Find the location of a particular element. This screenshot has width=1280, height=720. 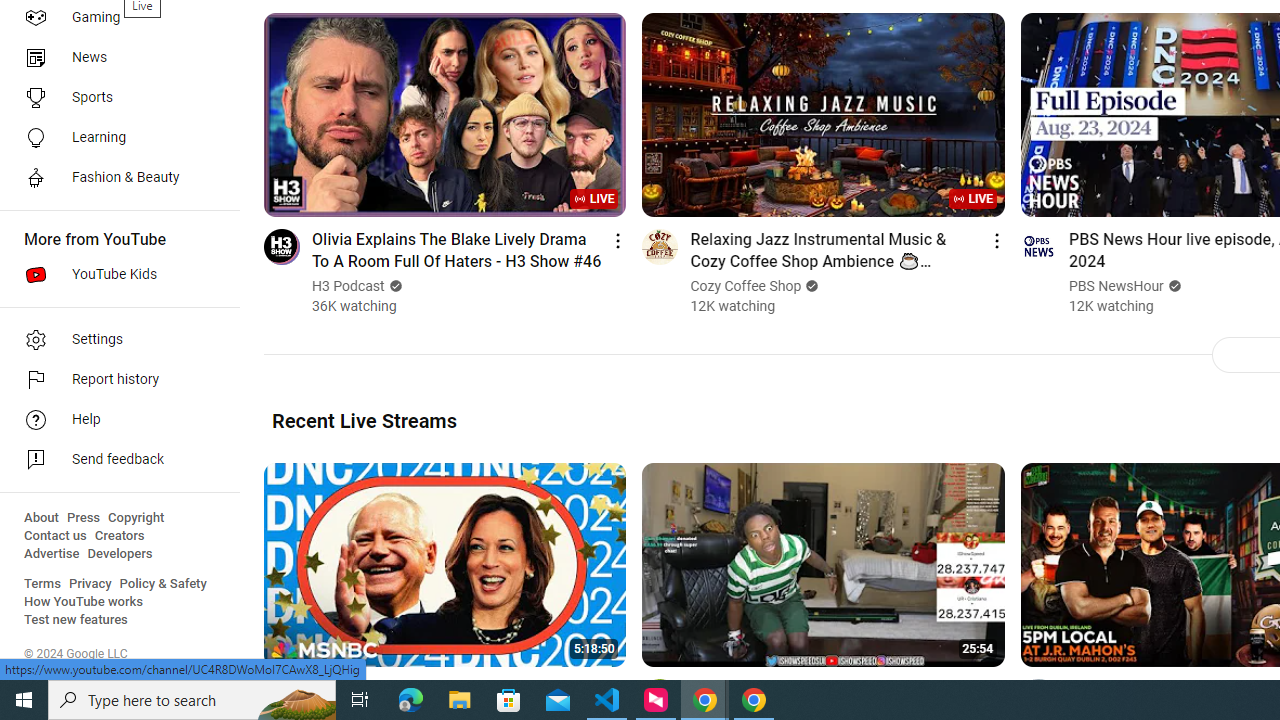

'Developers' is located at coordinates (119, 554).